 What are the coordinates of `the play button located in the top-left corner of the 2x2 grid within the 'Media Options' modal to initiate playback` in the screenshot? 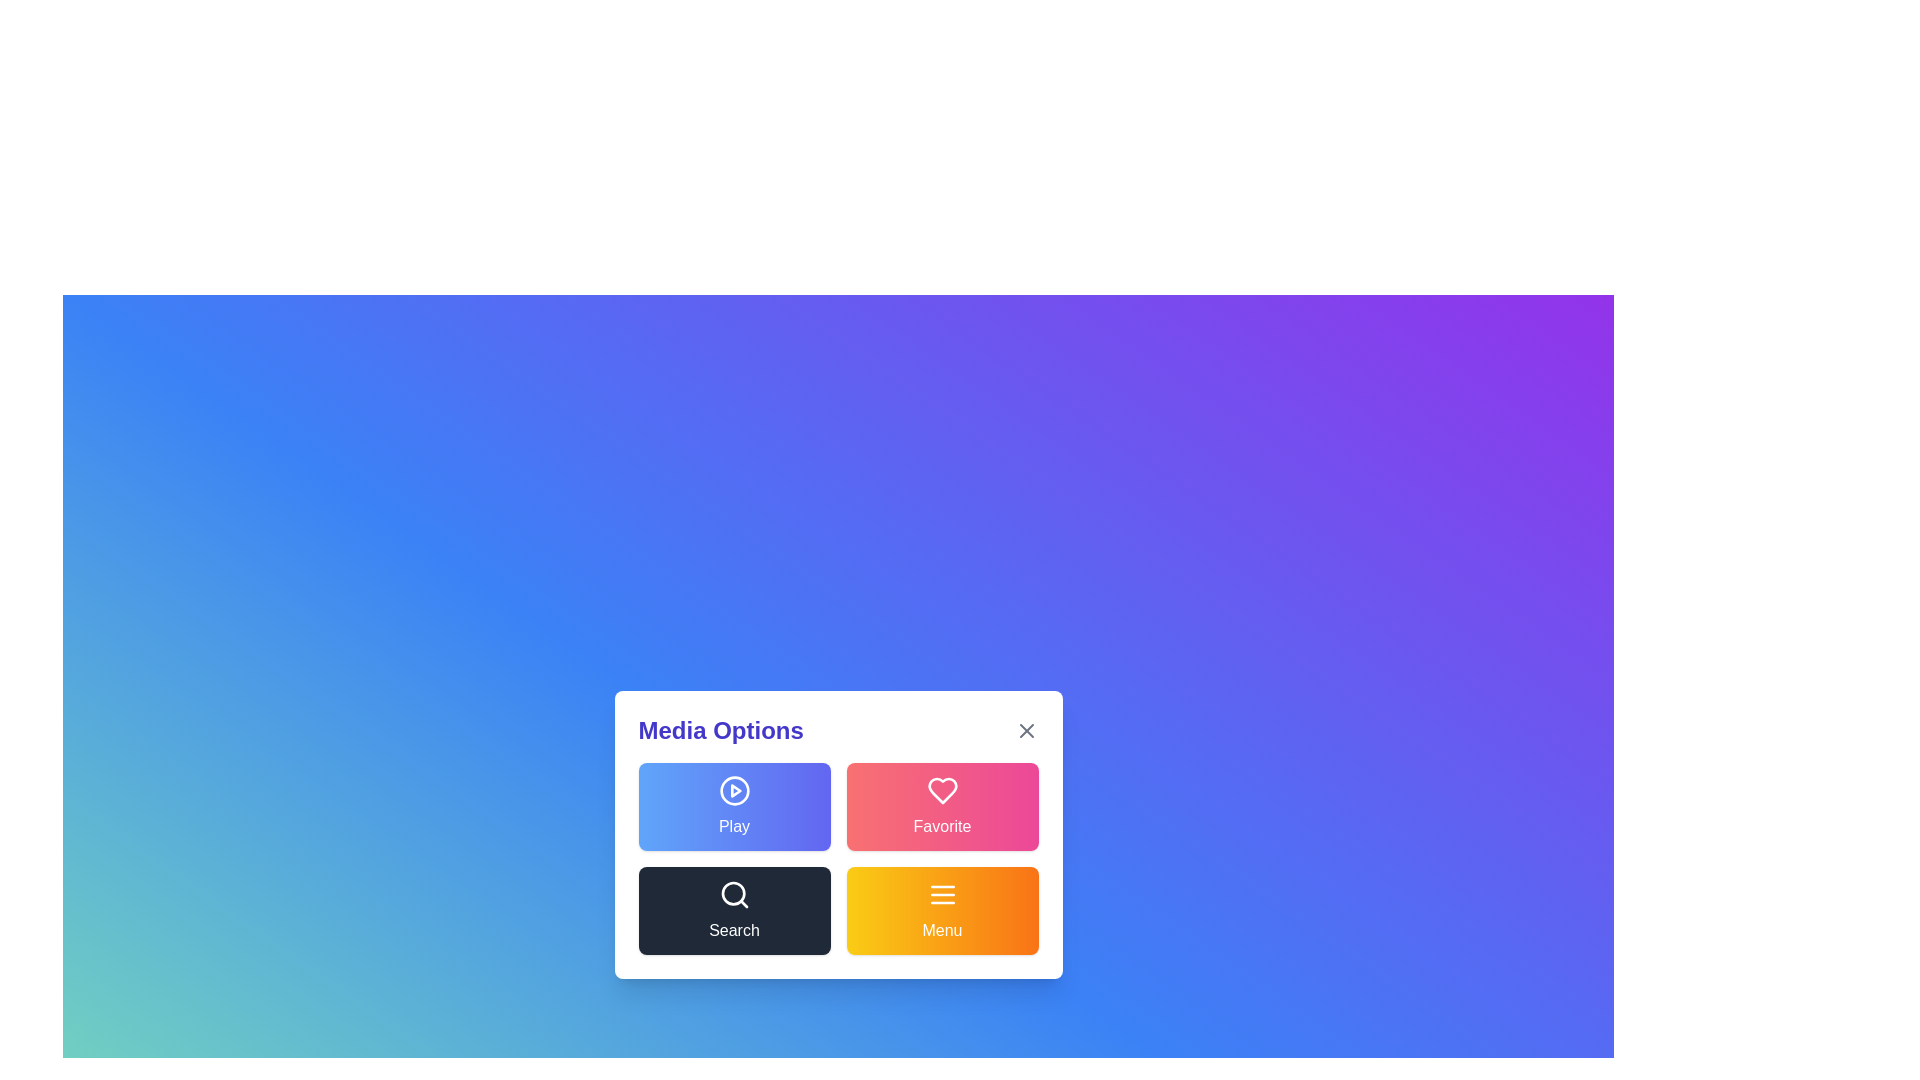 It's located at (733, 805).